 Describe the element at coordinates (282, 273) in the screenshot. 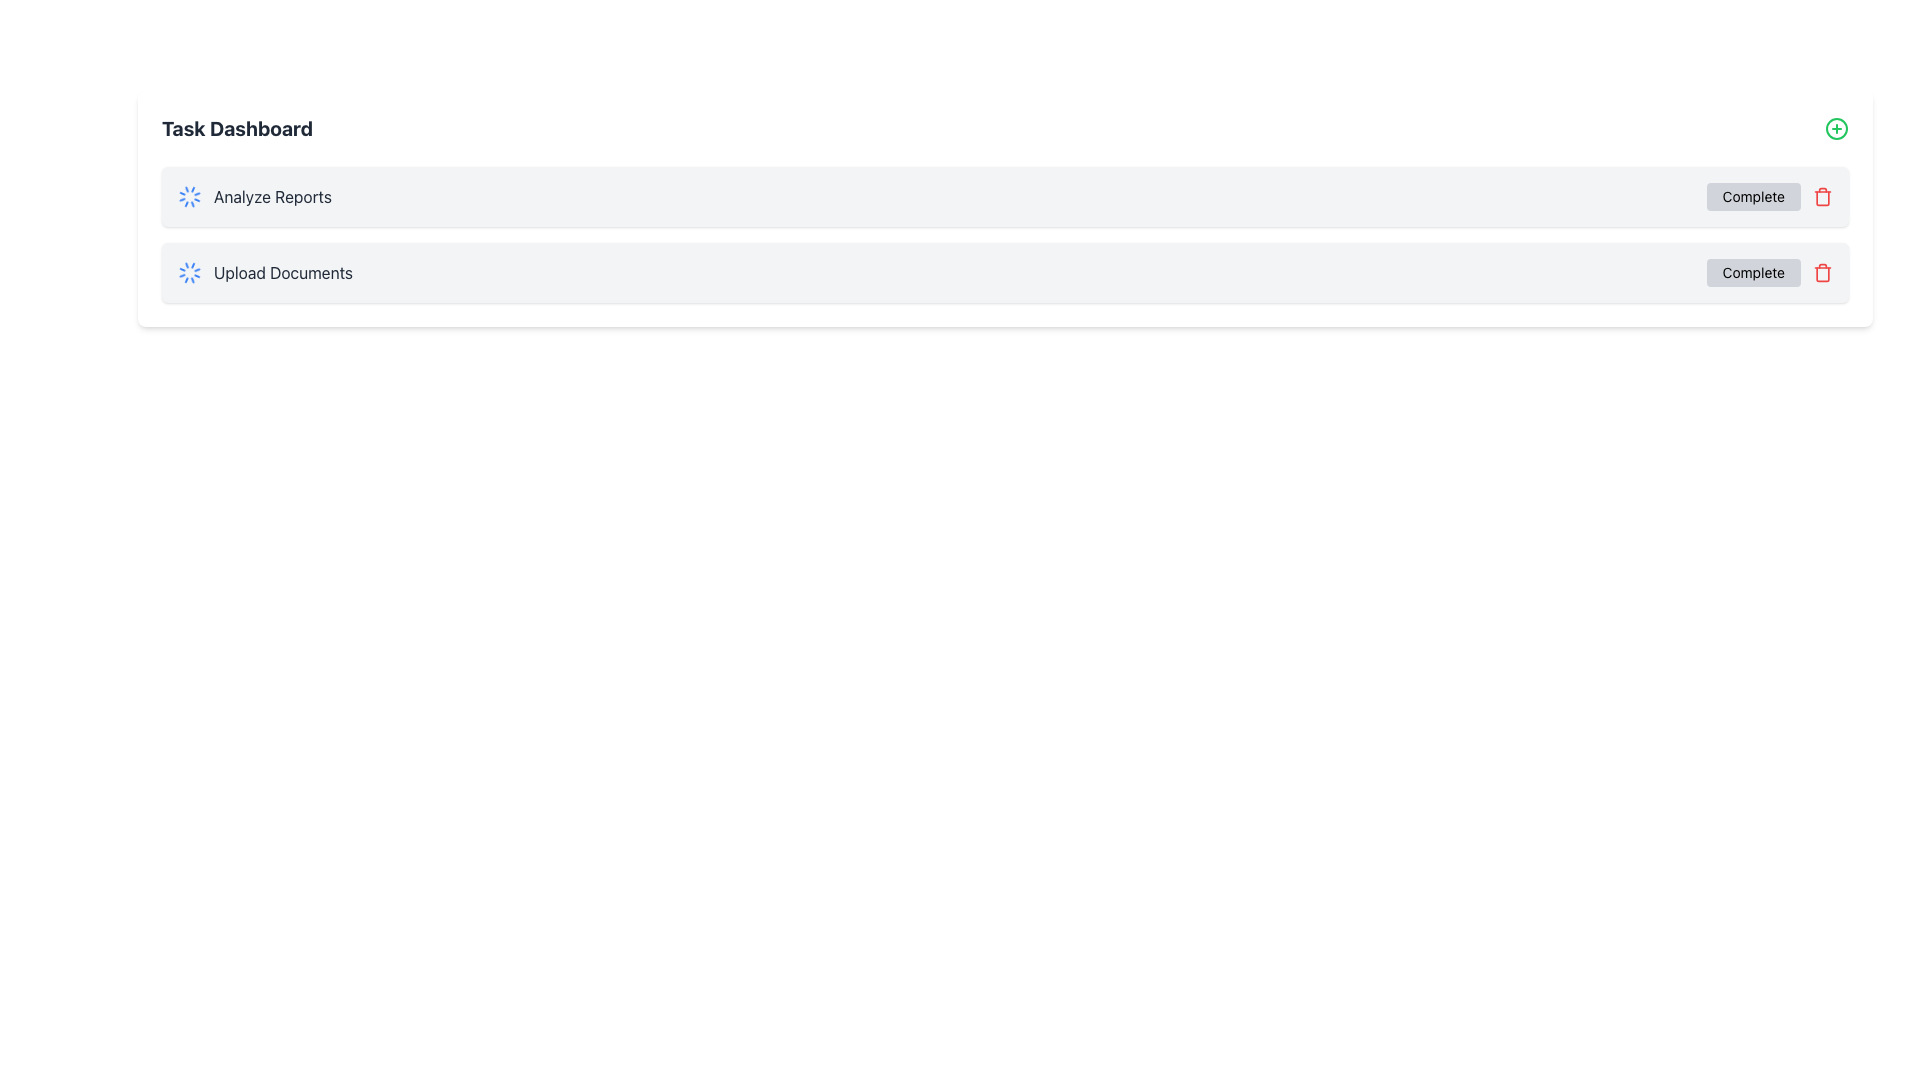

I see `the static text element displaying 'Upload Documents' in gray color, located below the 'Analyze Reports' section` at that location.